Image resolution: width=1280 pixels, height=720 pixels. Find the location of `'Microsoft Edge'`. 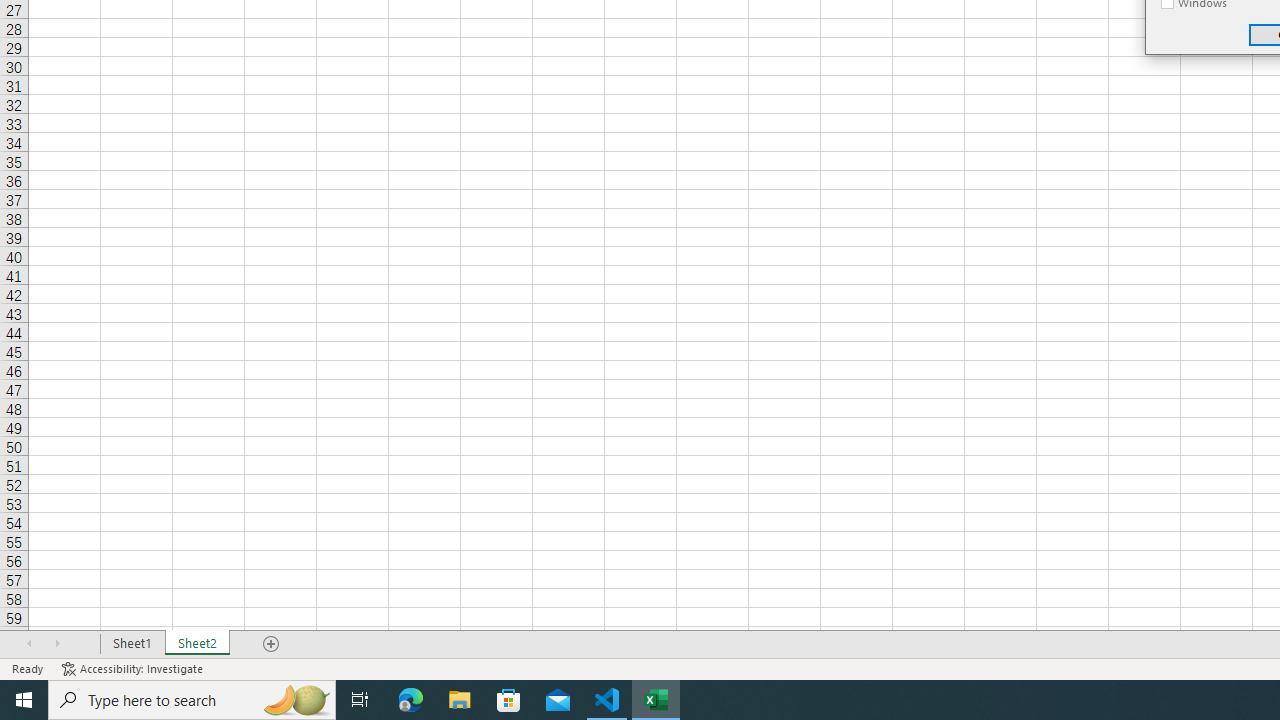

'Microsoft Edge' is located at coordinates (410, 698).